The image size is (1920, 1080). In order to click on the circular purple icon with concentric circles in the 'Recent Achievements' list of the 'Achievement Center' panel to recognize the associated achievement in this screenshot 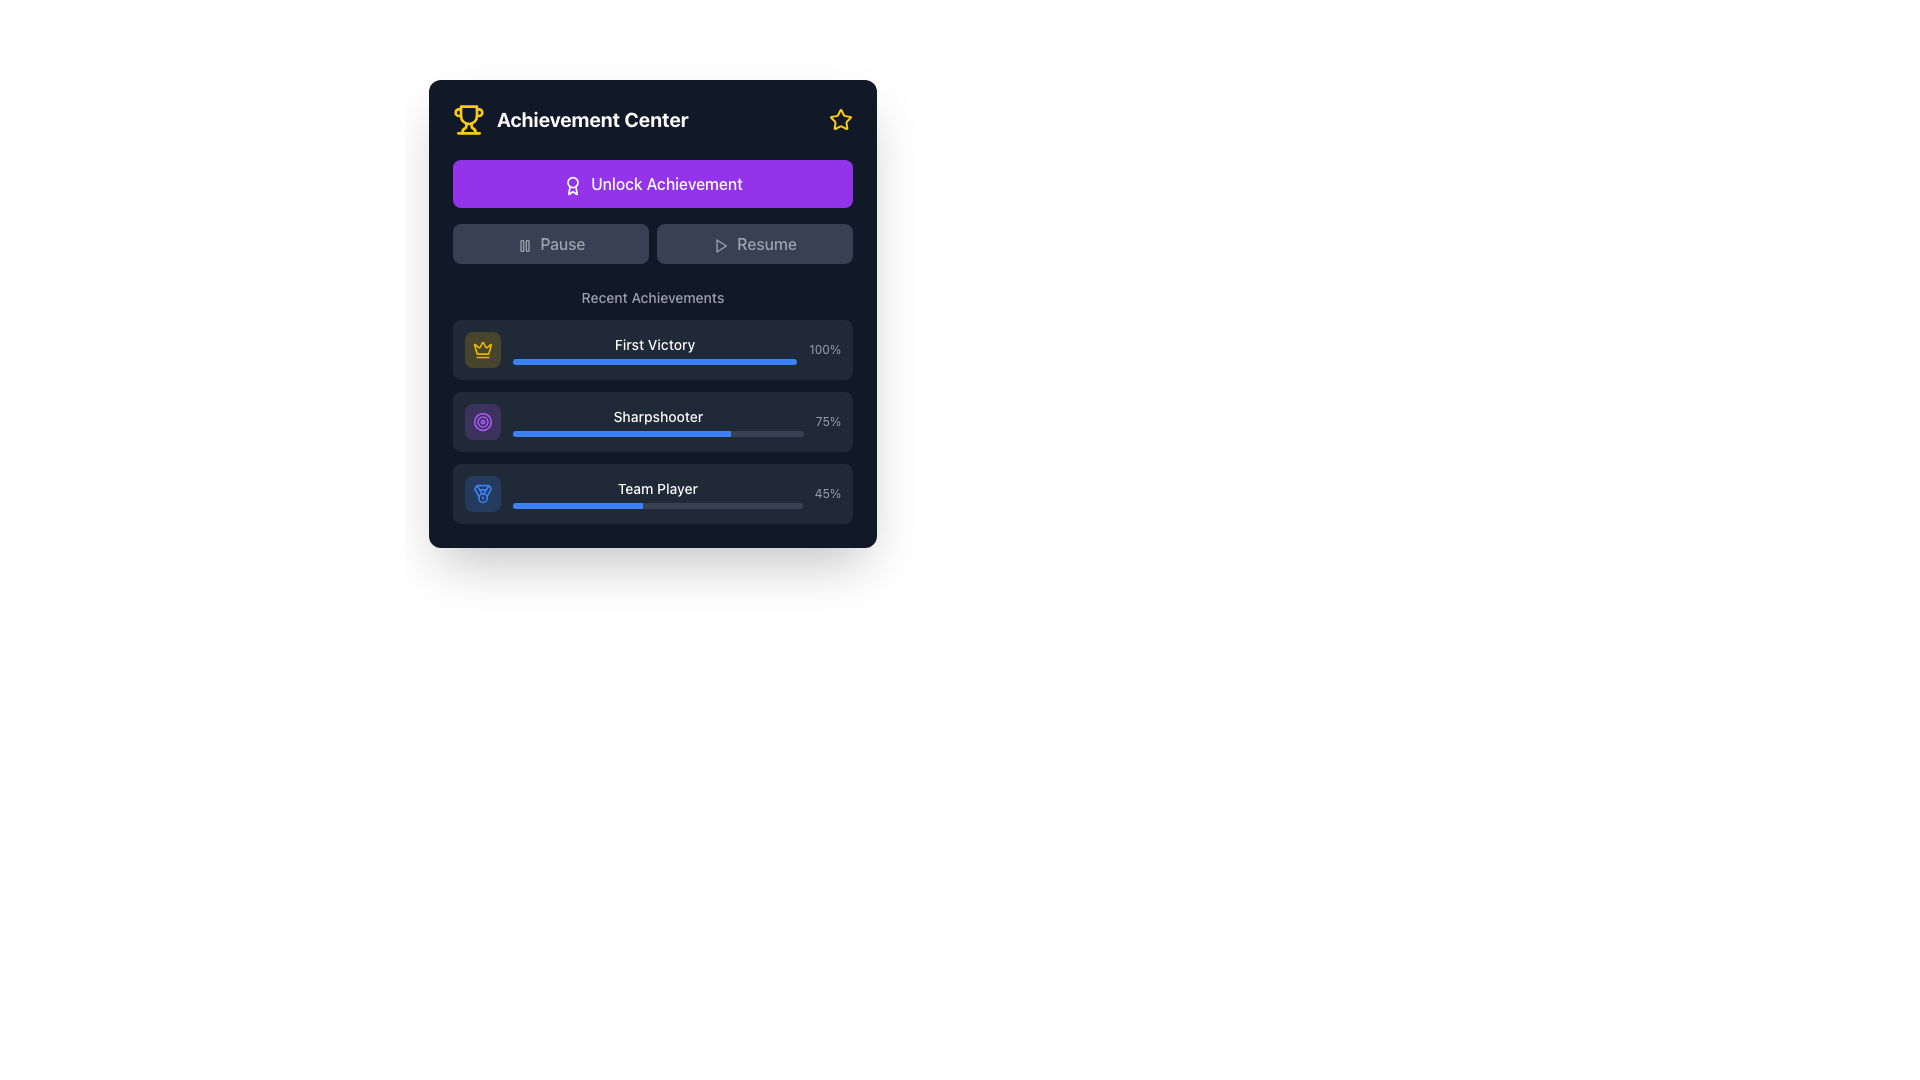, I will do `click(483, 420)`.